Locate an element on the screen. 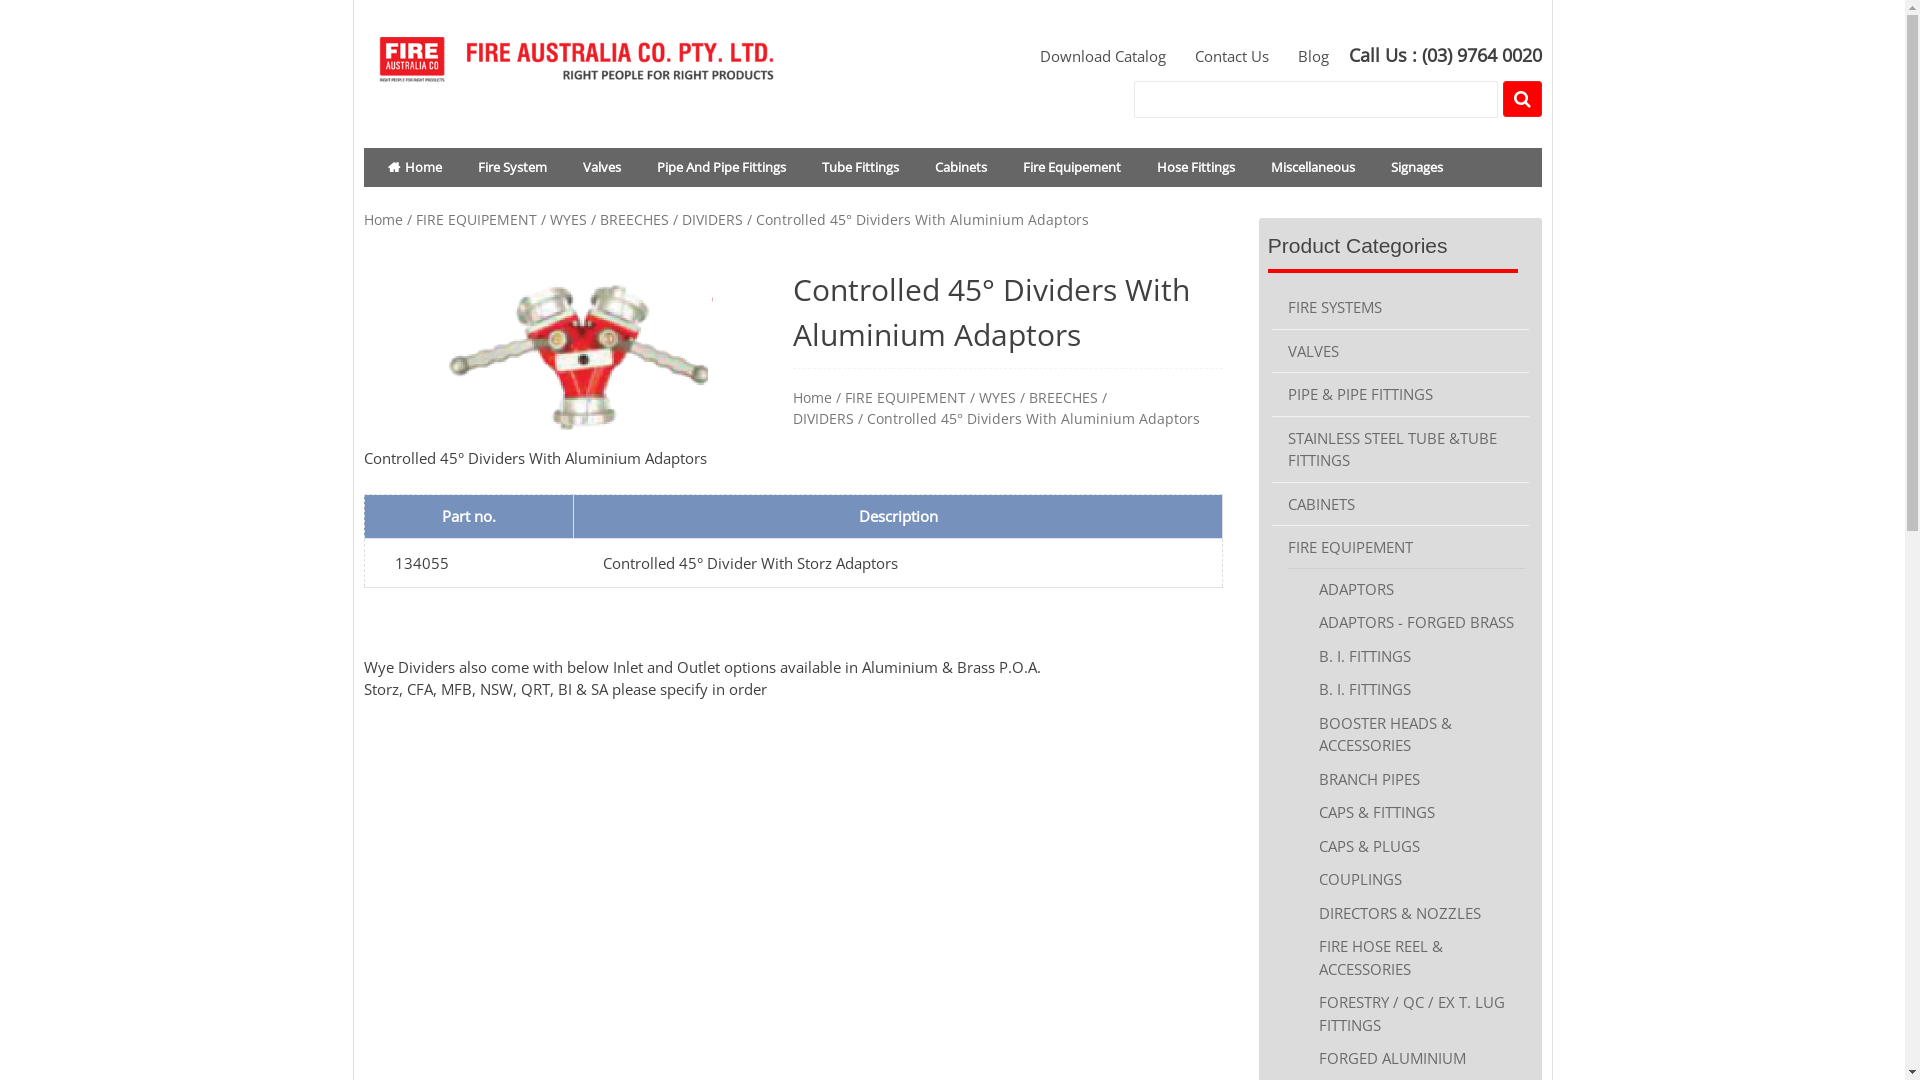 This screenshot has width=1920, height=1080. 'Blog' is located at coordinates (1301, 55).